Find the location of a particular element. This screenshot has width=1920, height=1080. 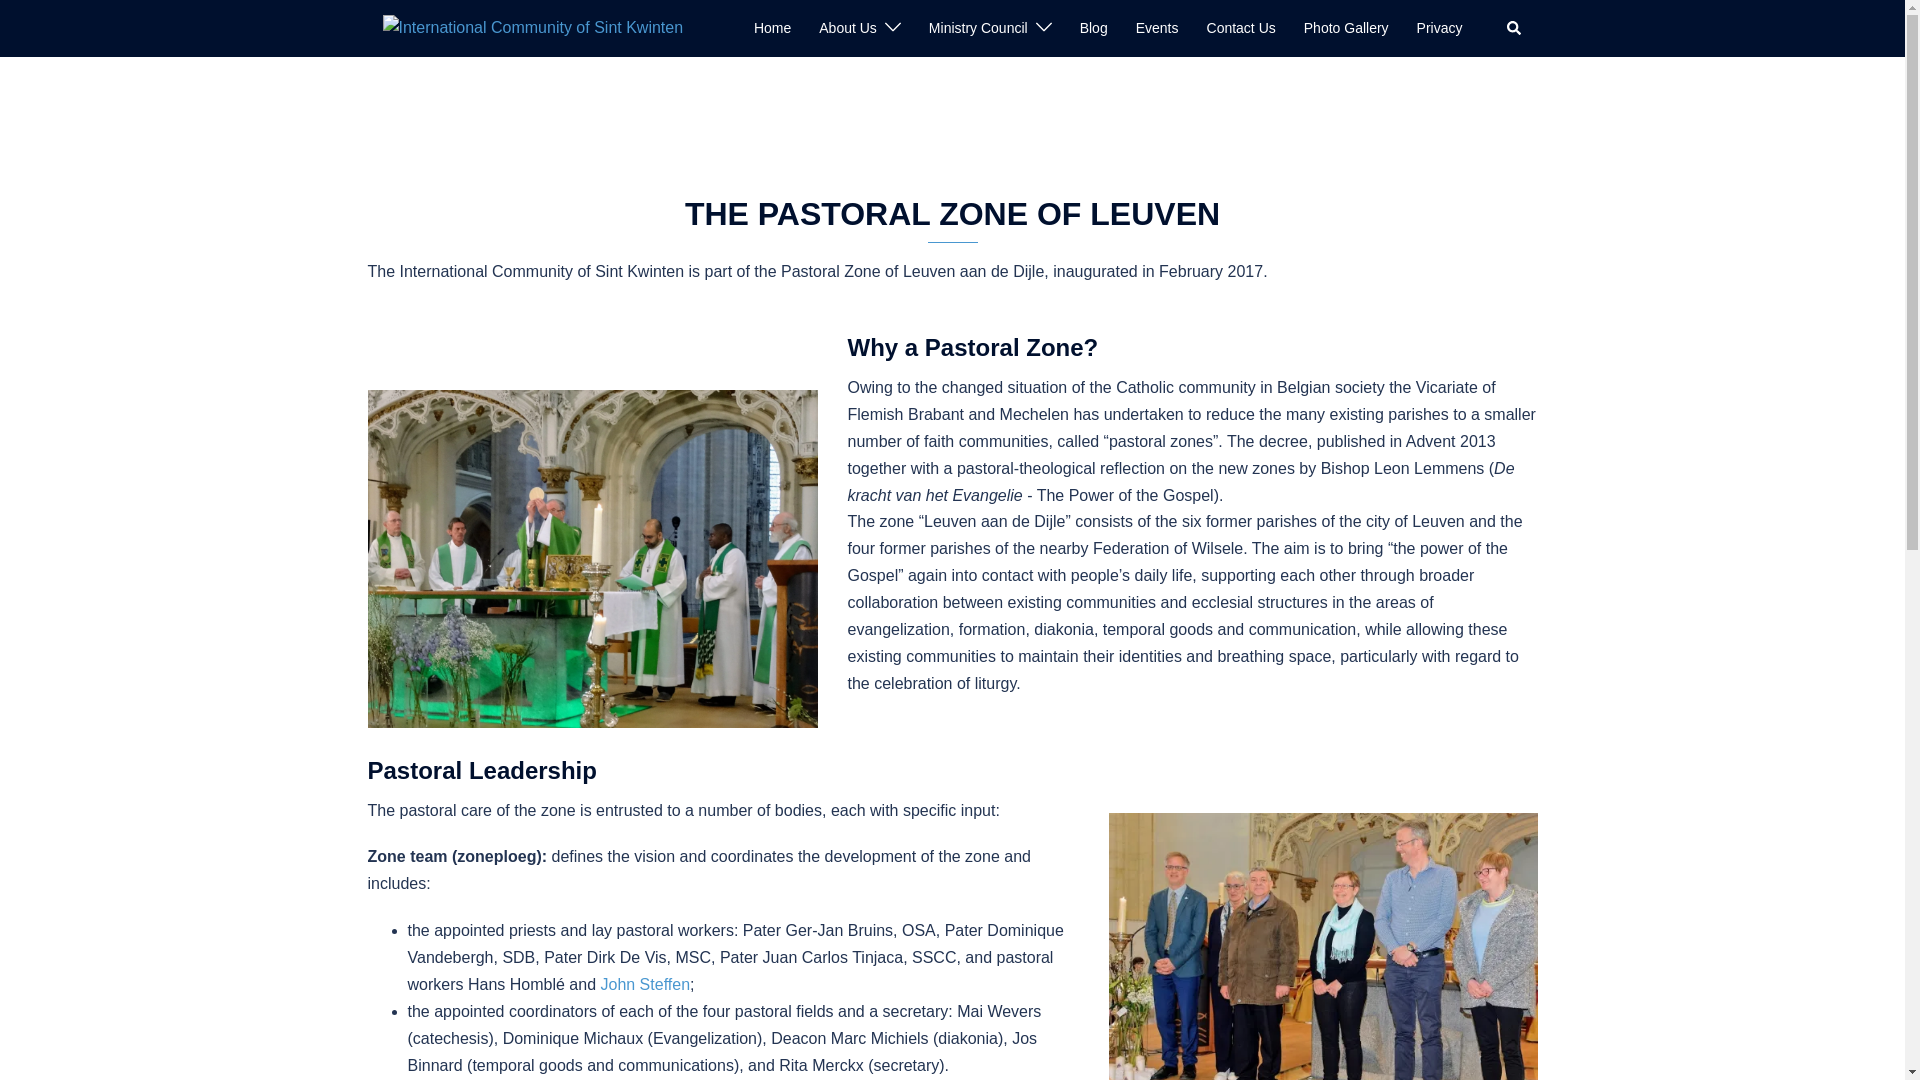

'Ministry Council' is located at coordinates (978, 29).